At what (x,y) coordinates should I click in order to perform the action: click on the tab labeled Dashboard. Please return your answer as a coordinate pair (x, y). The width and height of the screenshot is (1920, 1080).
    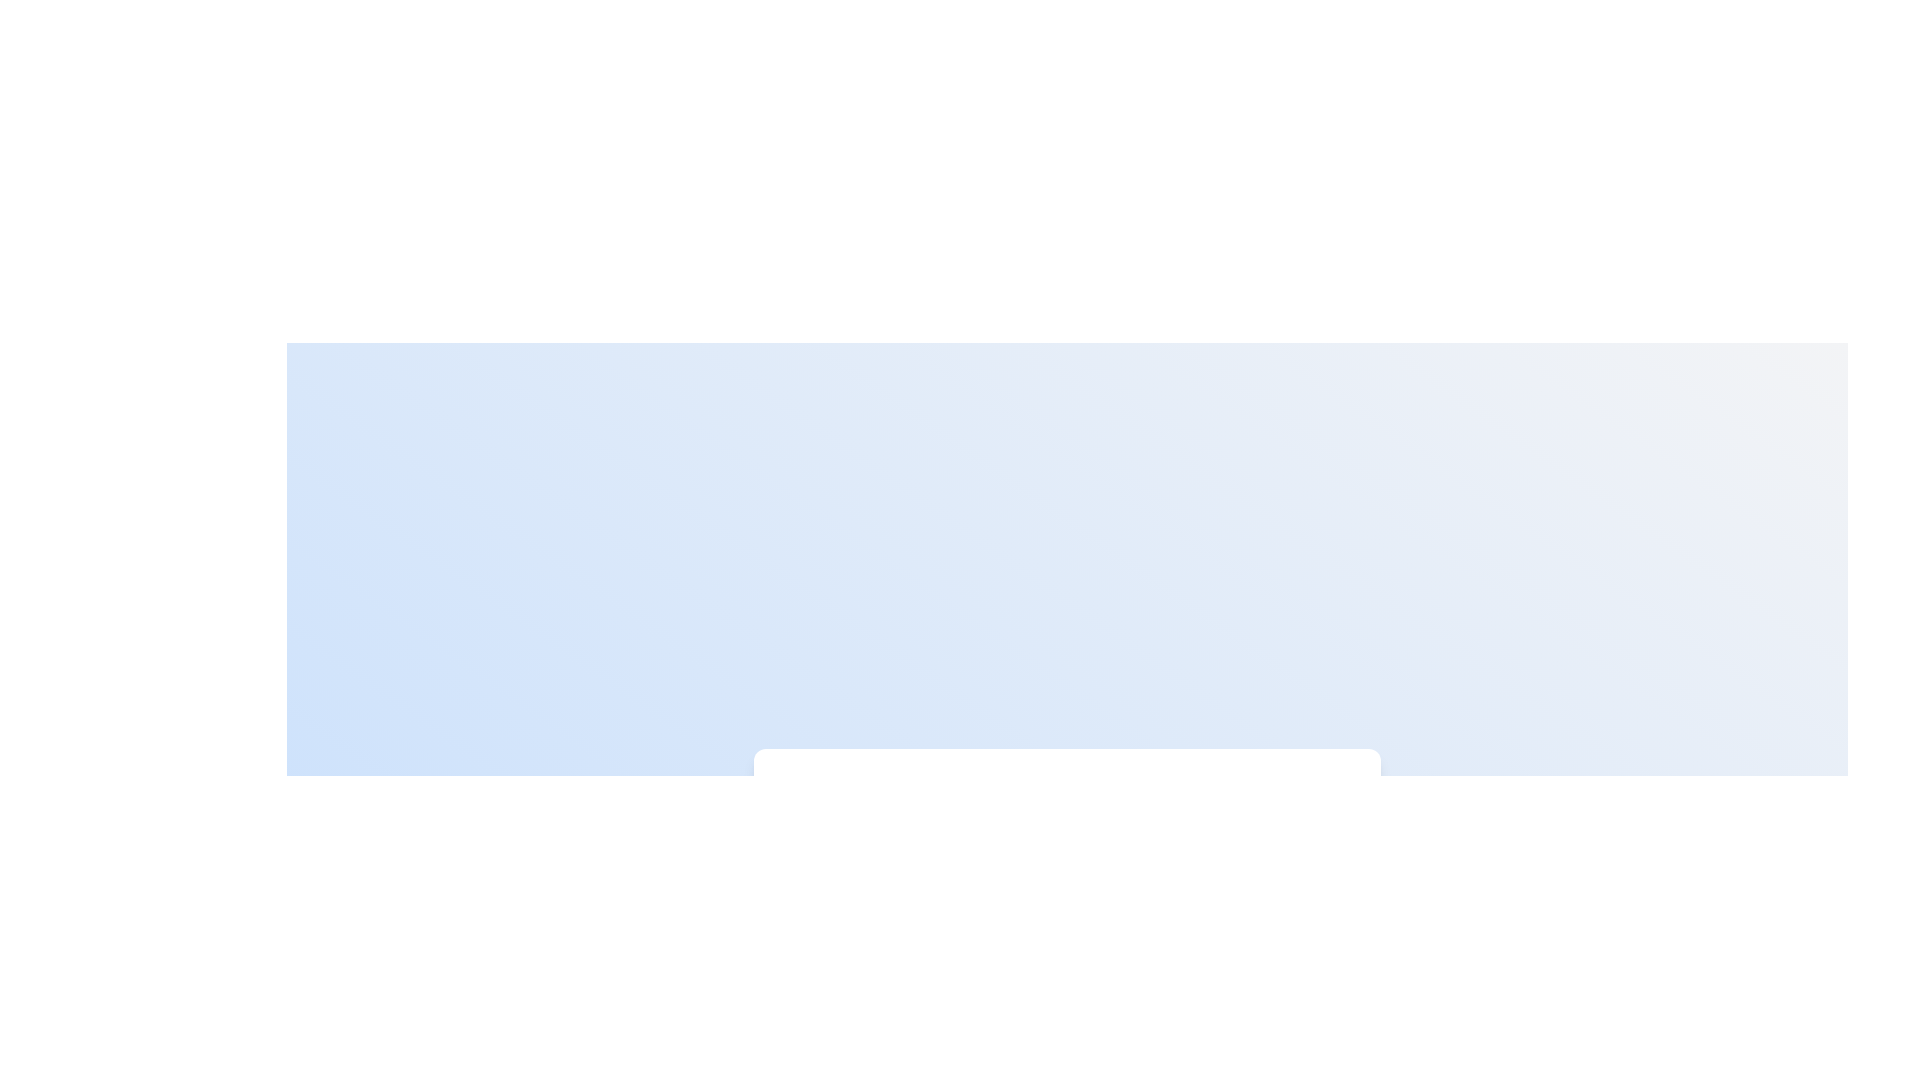
    Looking at the image, I should click on (865, 807).